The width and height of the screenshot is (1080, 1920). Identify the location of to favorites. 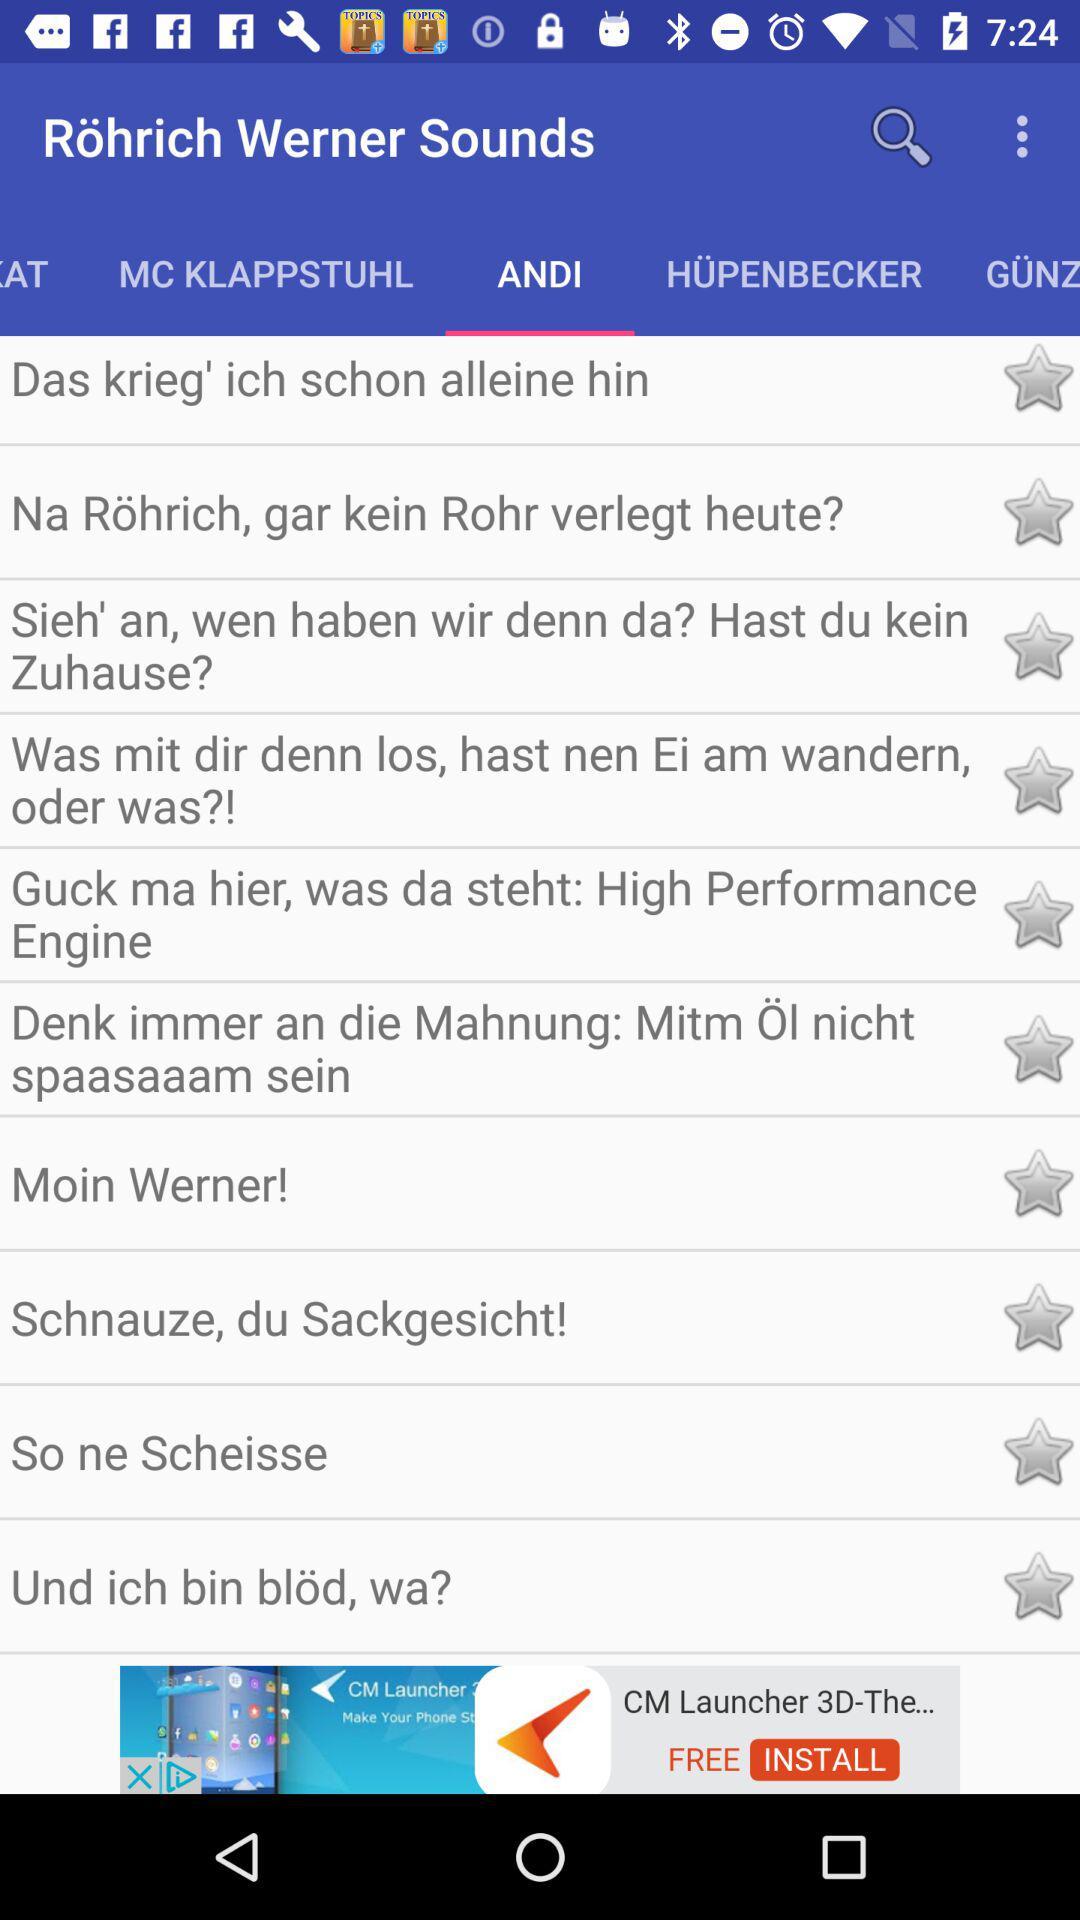
(1036, 913).